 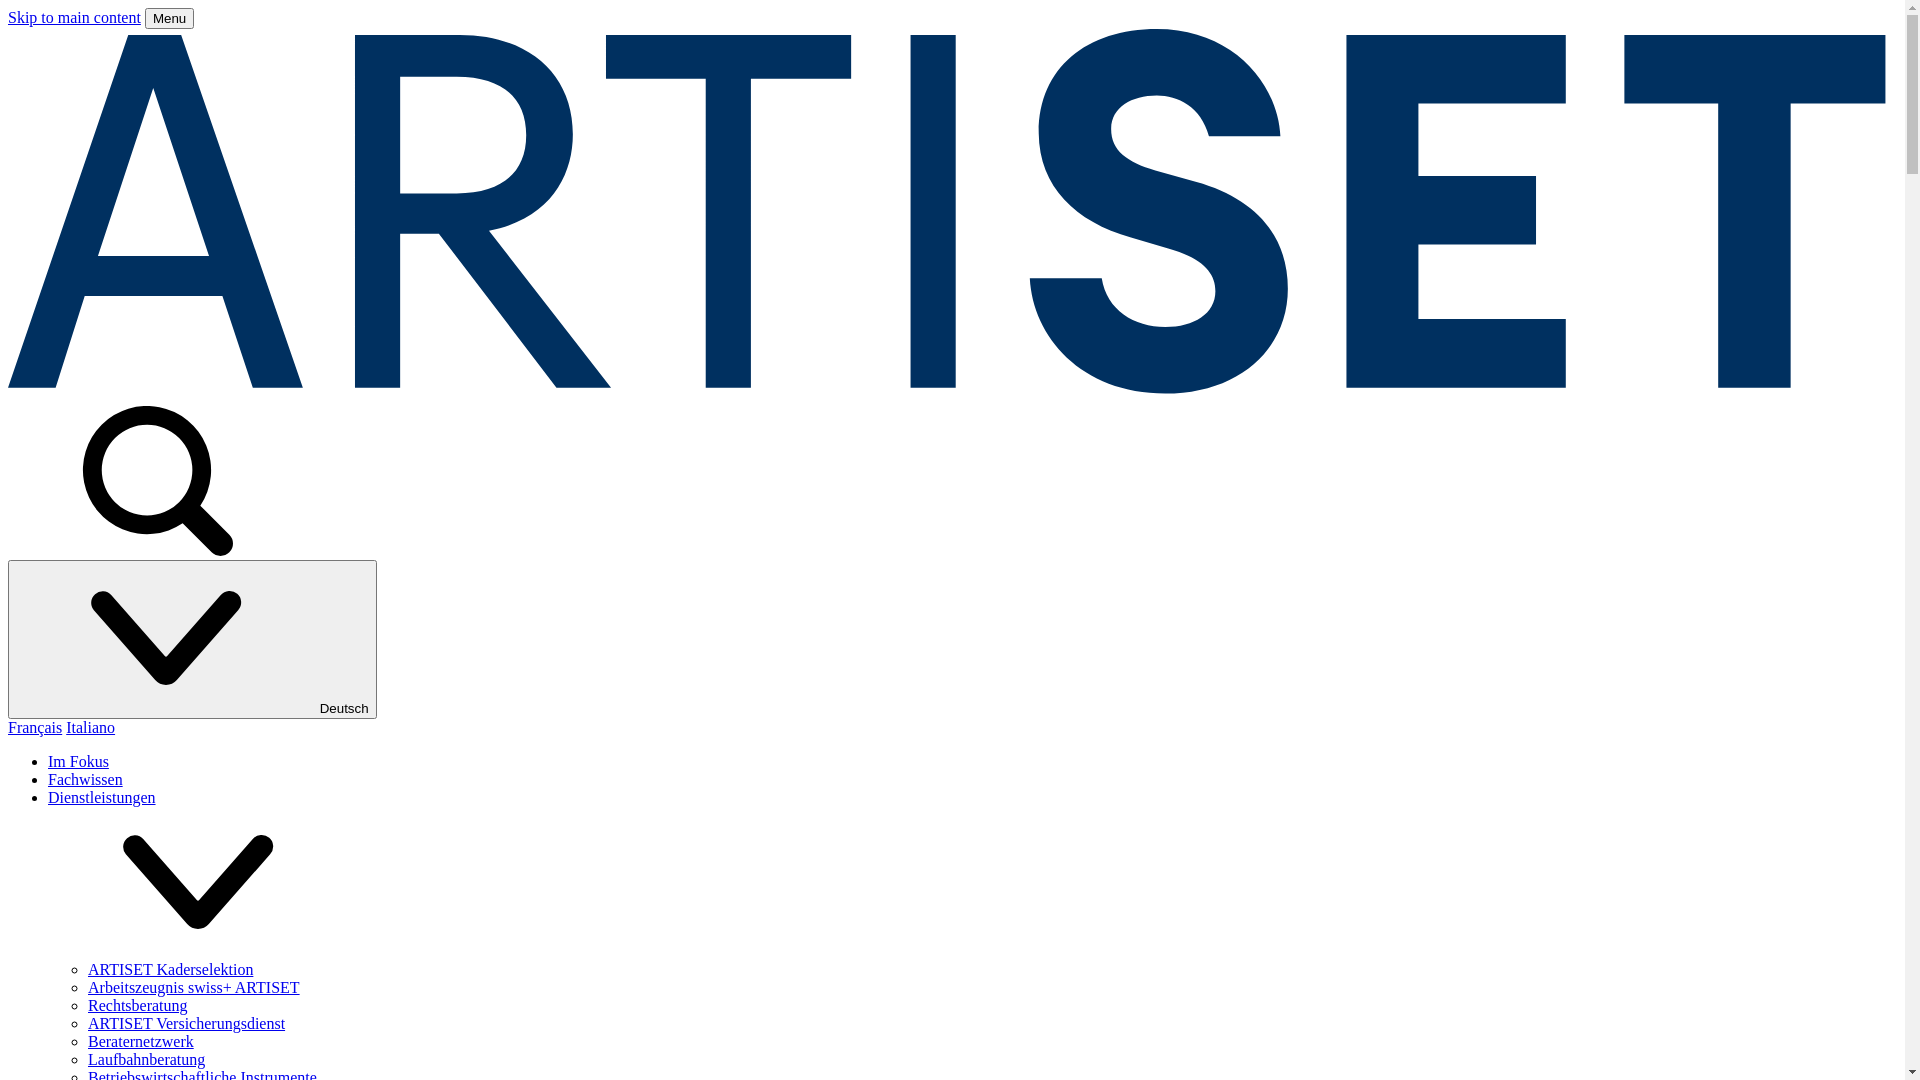 I want to click on 'Menu', so click(x=143, y=18).